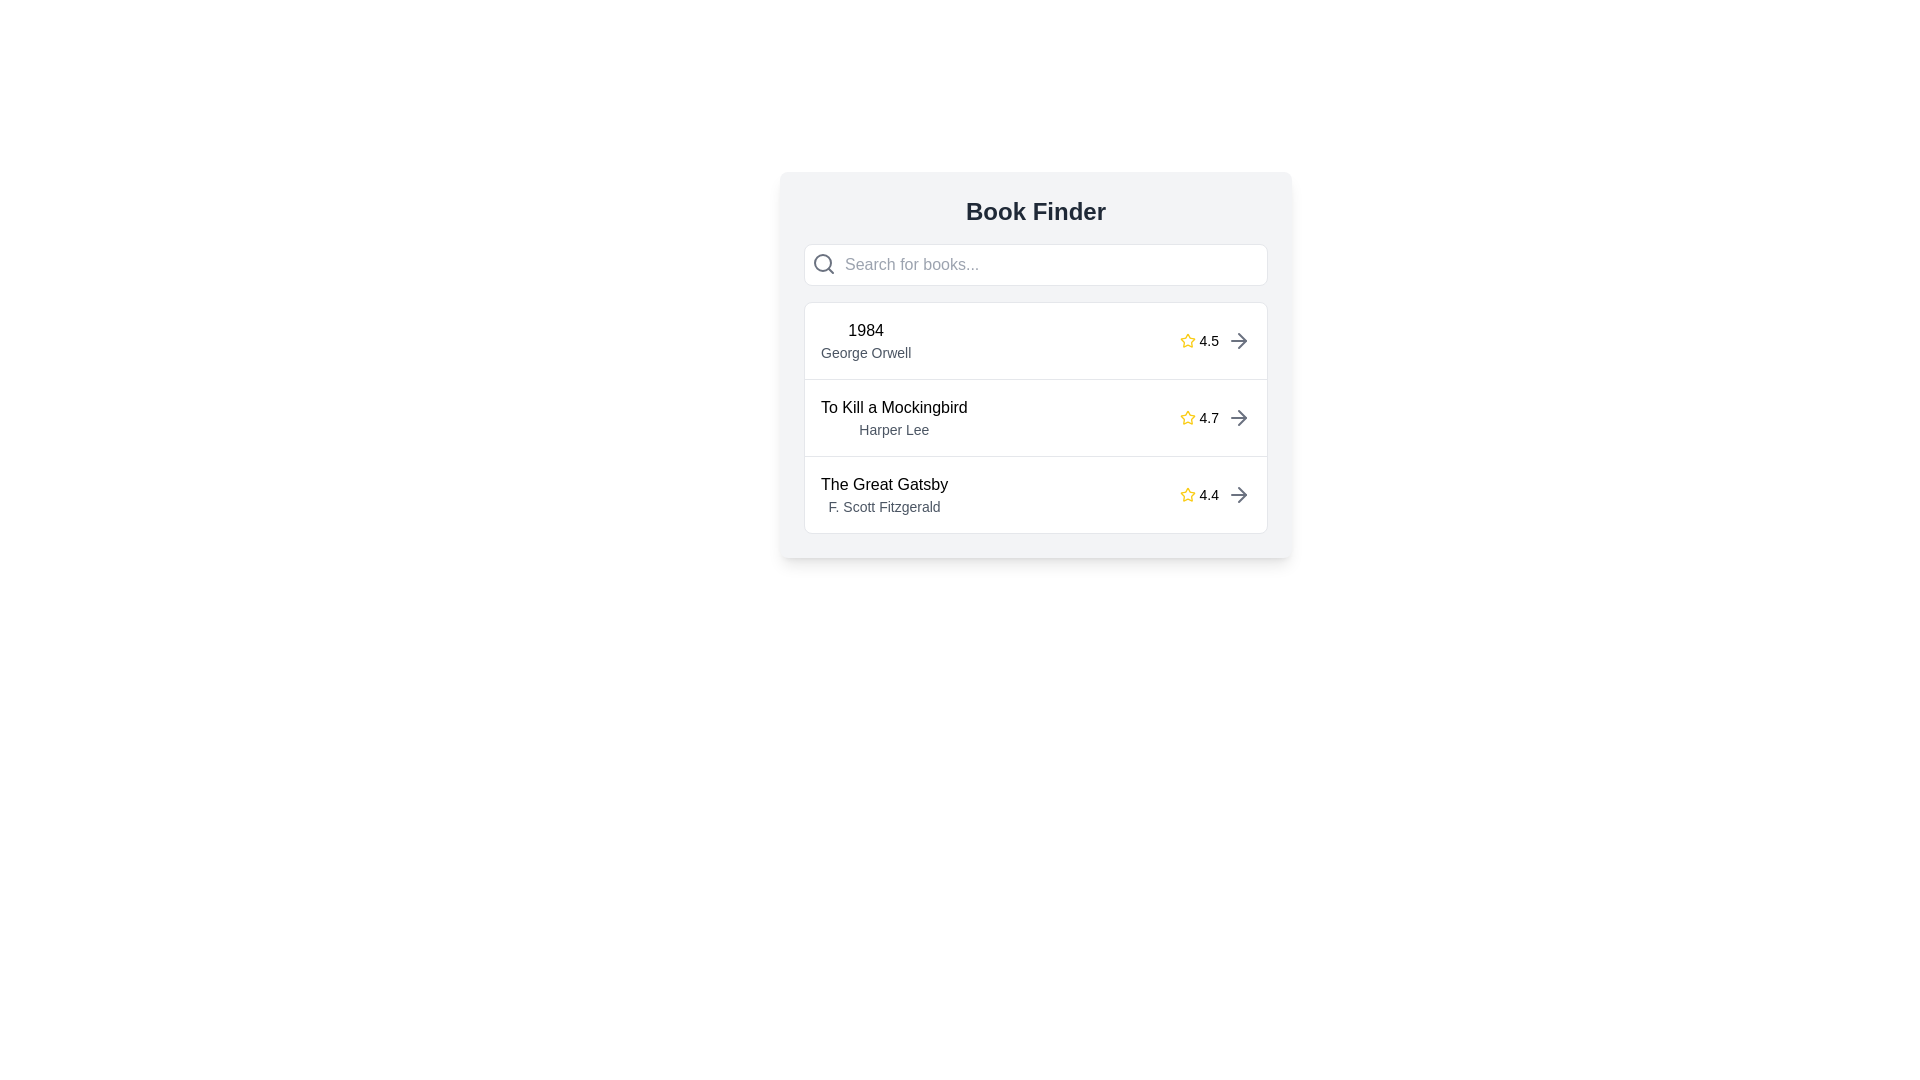 This screenshot has width=1920, height=1080. Describe the element at coordinates (893, 407) in the screenshot. I see `the static text label displaying the title of a book, located in the second row of the 'Book Finder' list` at that location.